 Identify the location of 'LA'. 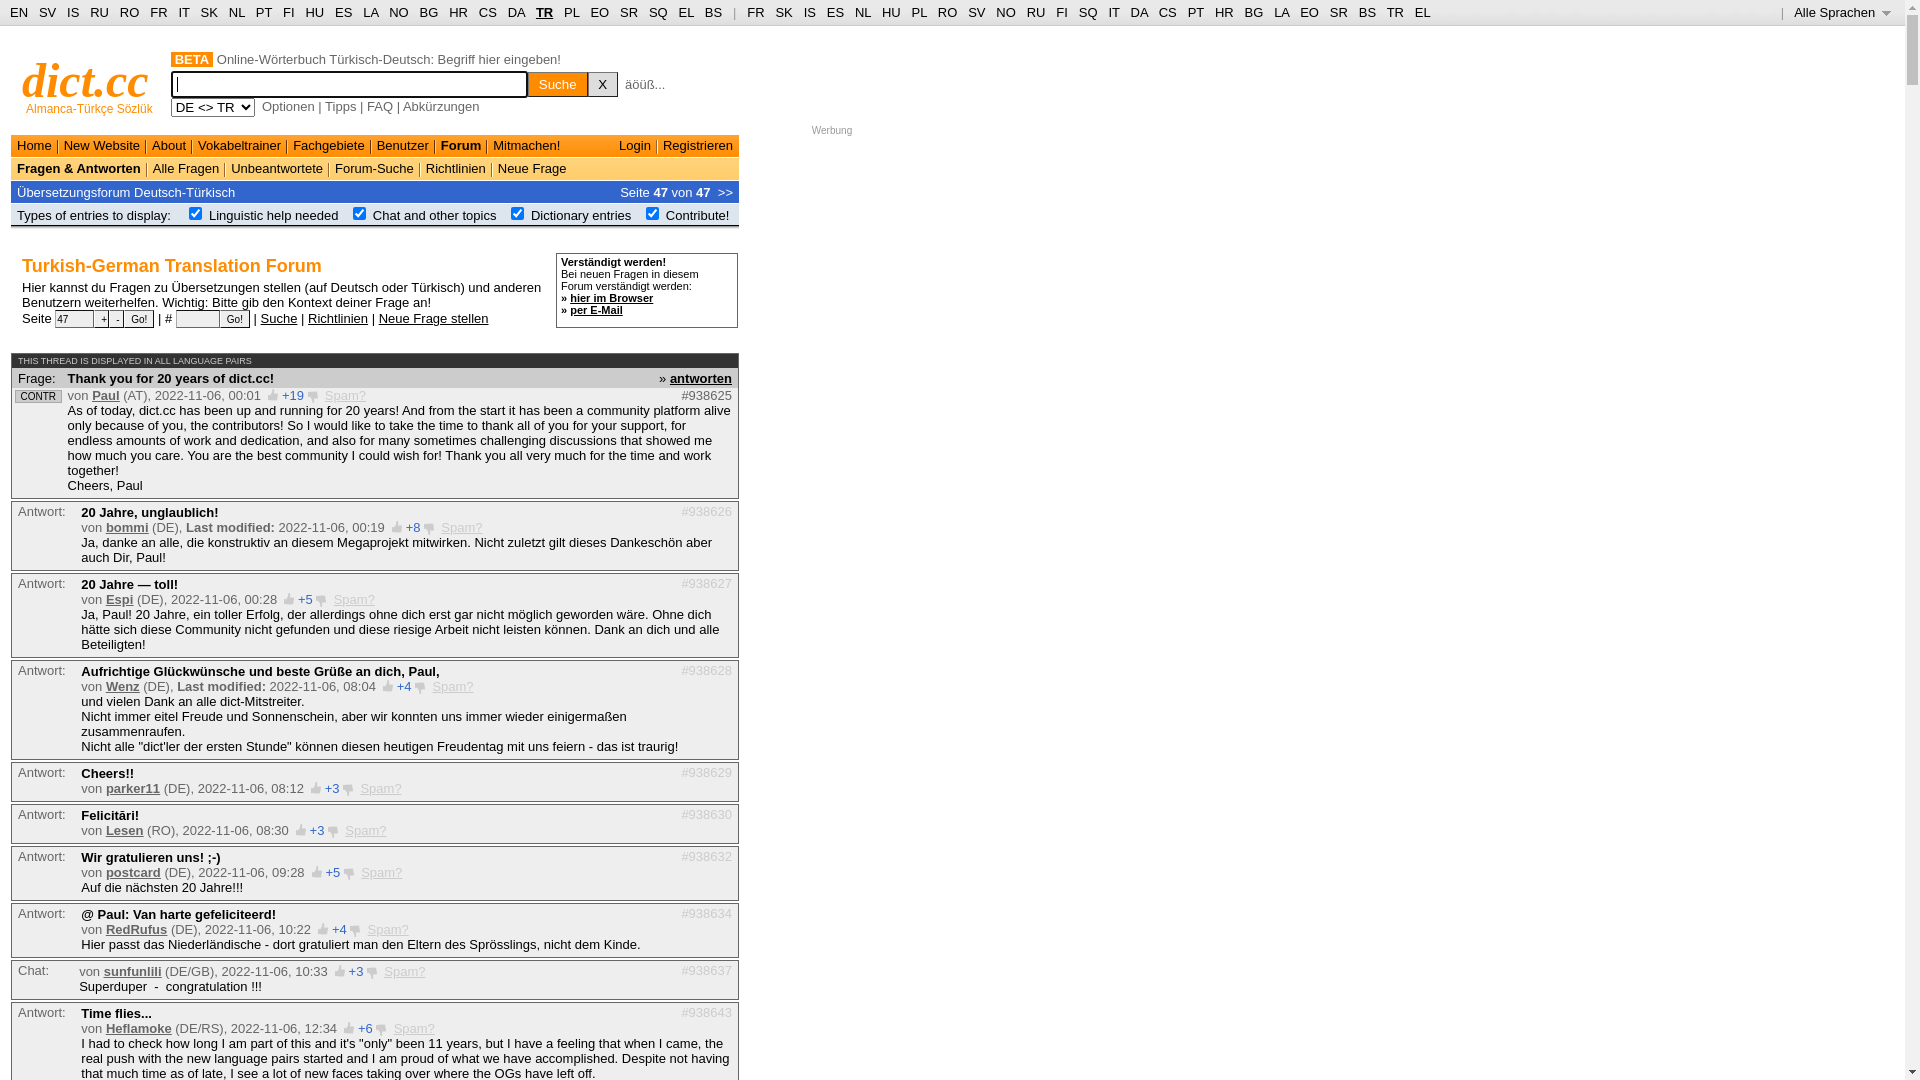
(1281, 12).